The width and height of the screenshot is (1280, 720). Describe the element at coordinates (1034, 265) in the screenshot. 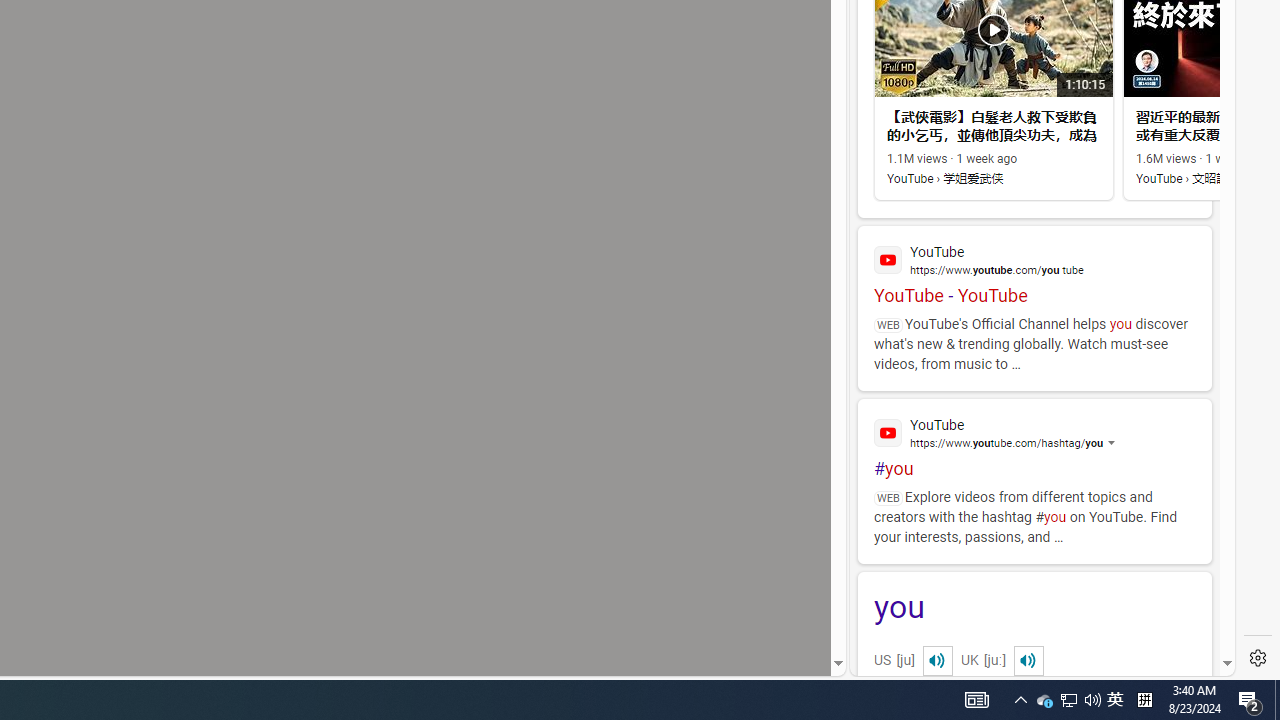

I see `'YouTube - YouTube'` at that location.